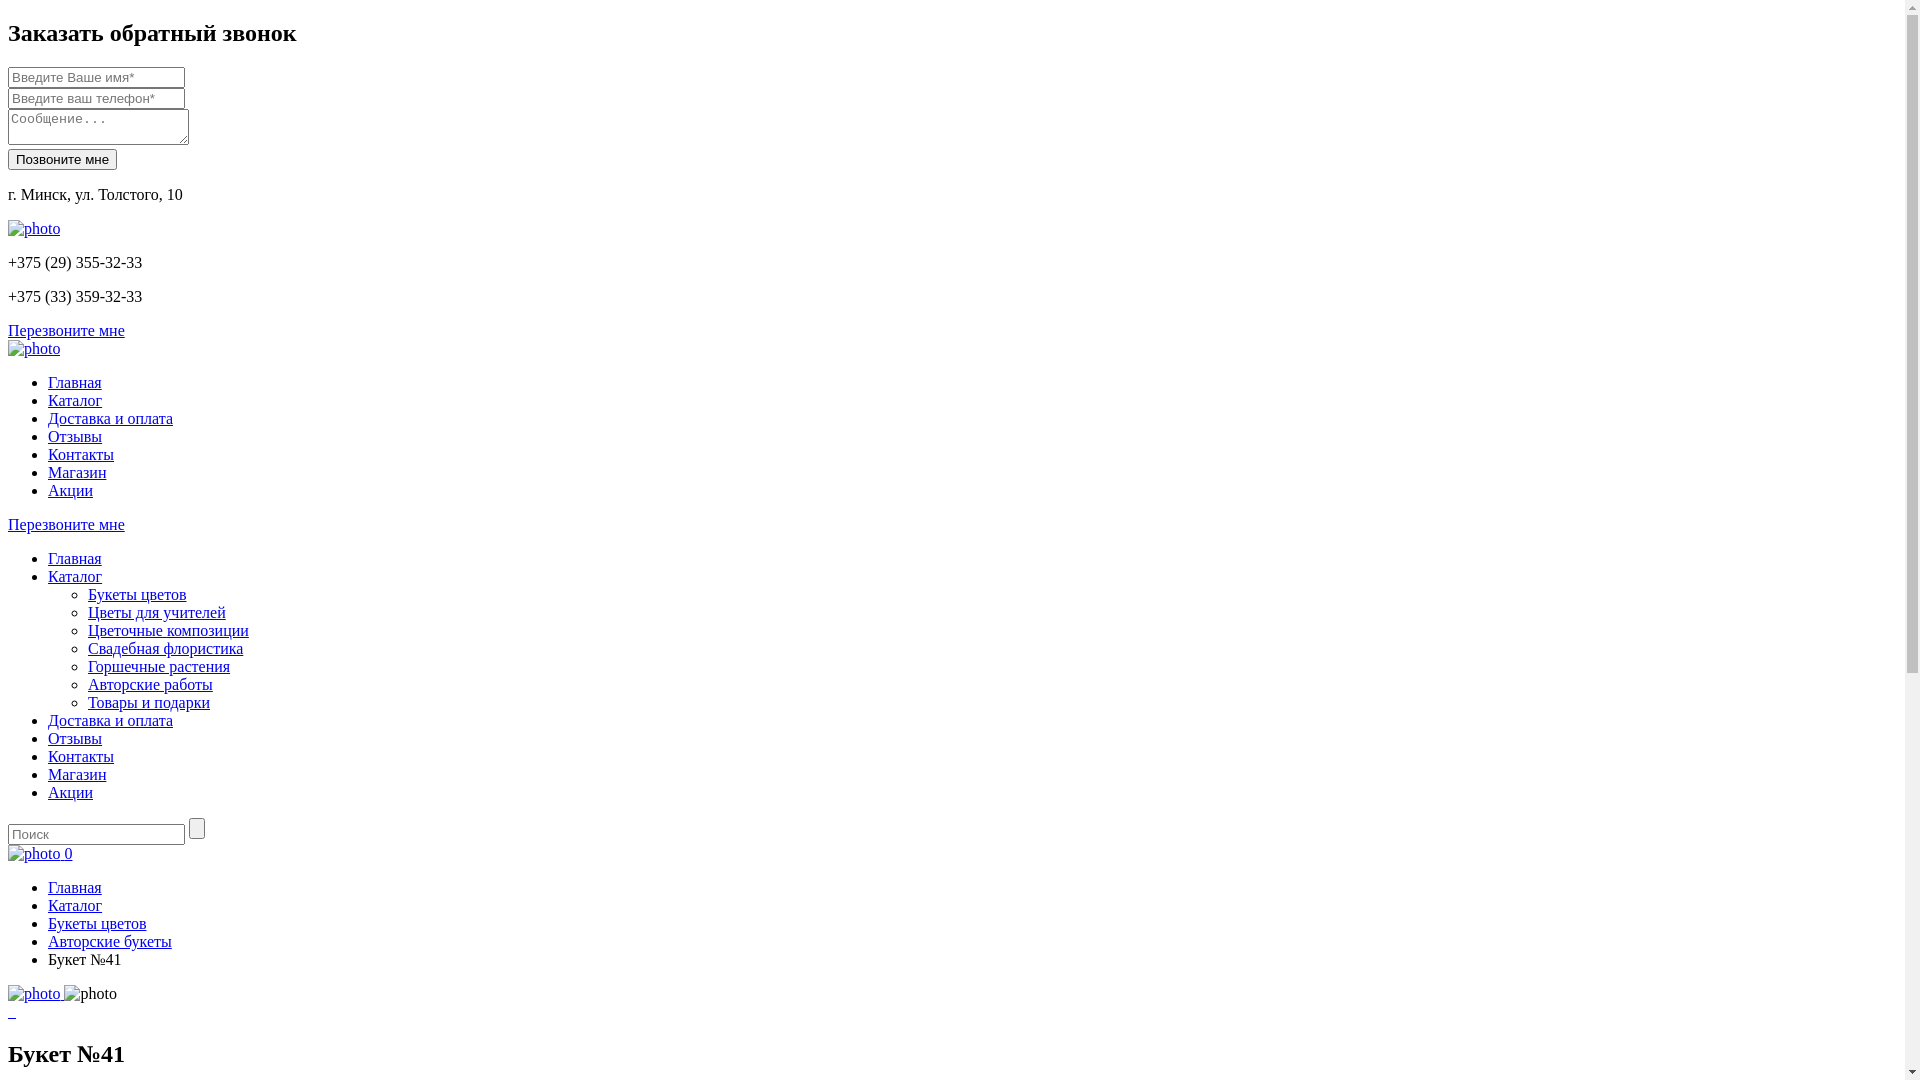  Describe the element at coordinates (39, 853) in the screenshot. I see `'0'` at that location.